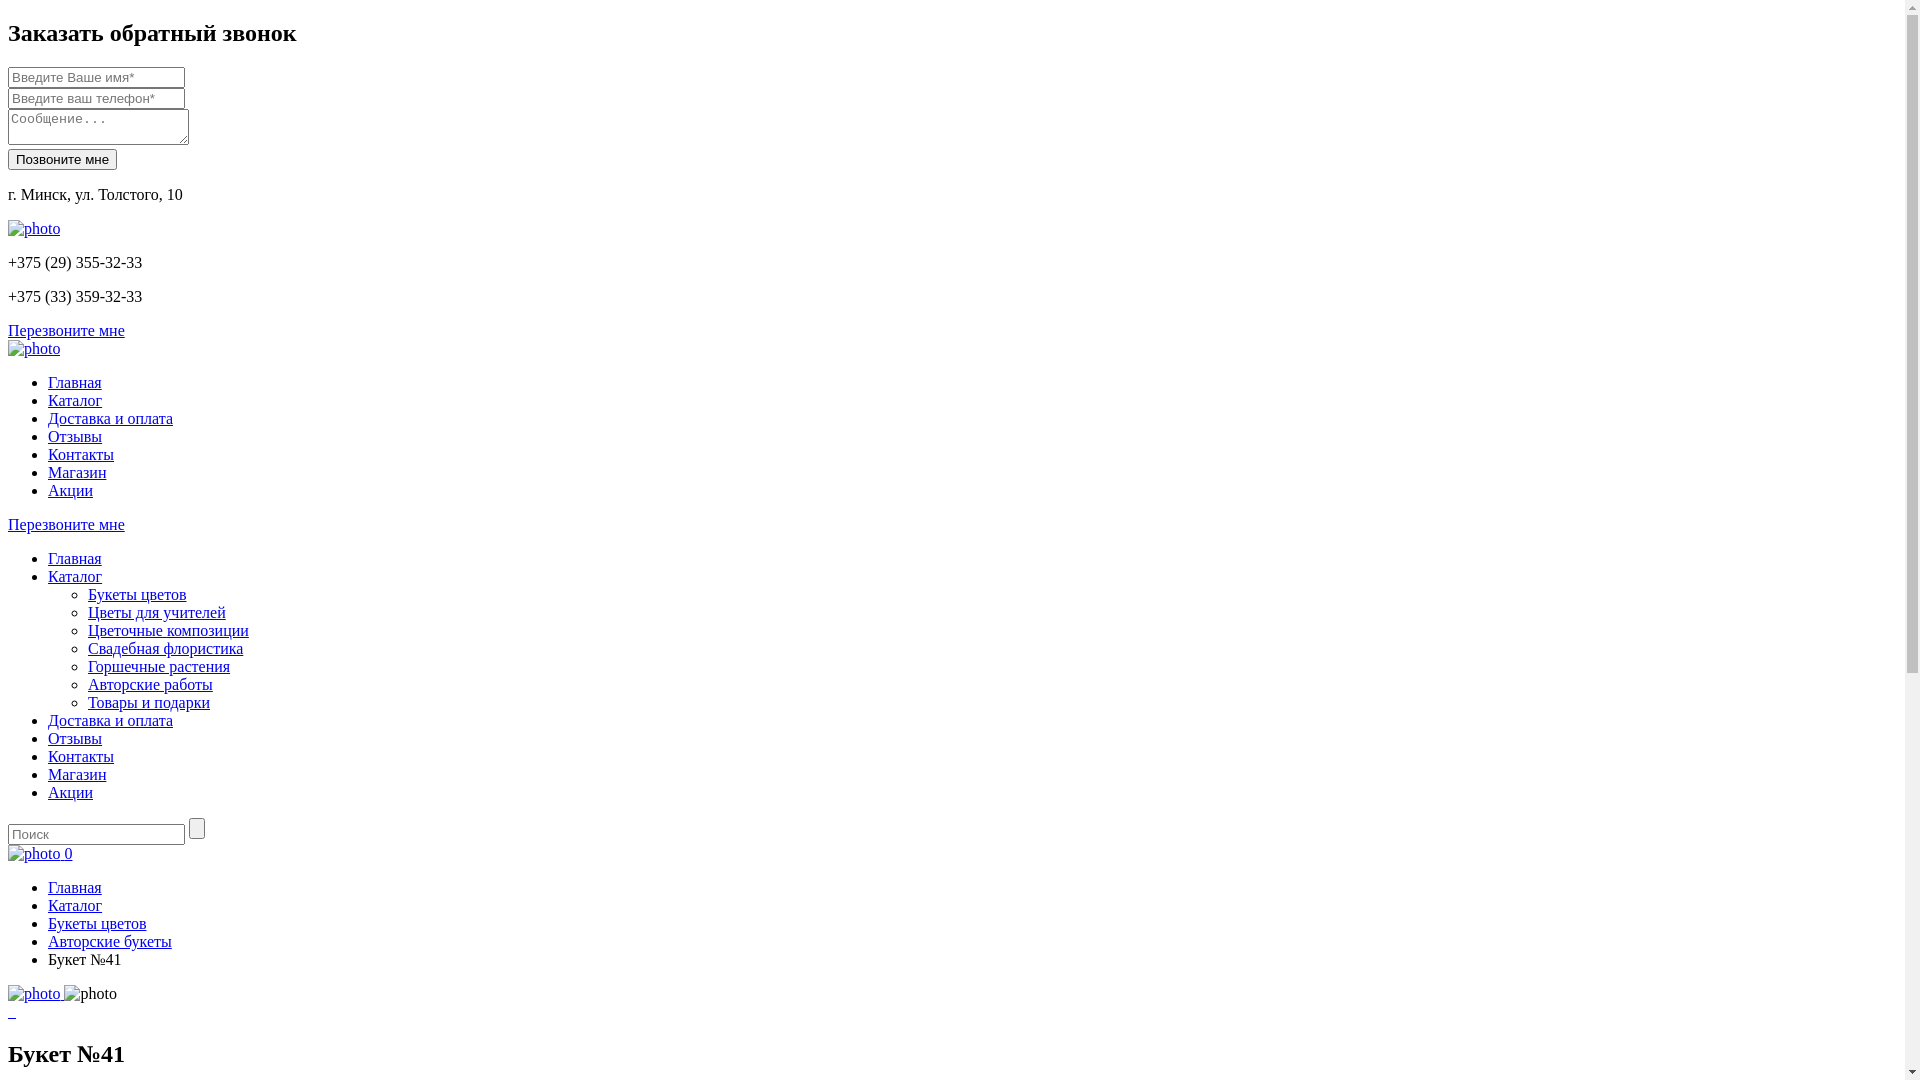  Describe the element at coordinates (39, 853) in the screenshot. I see `'0'` at that location.